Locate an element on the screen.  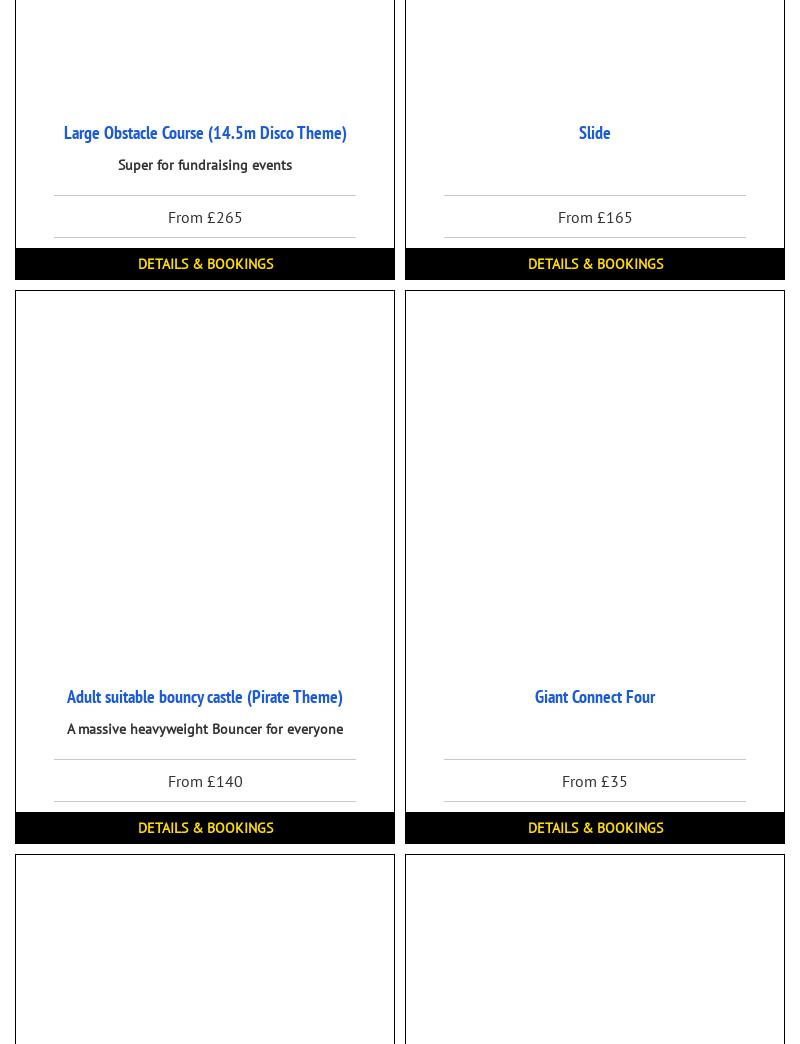
'From £165' is located at coordinates (557, 216).